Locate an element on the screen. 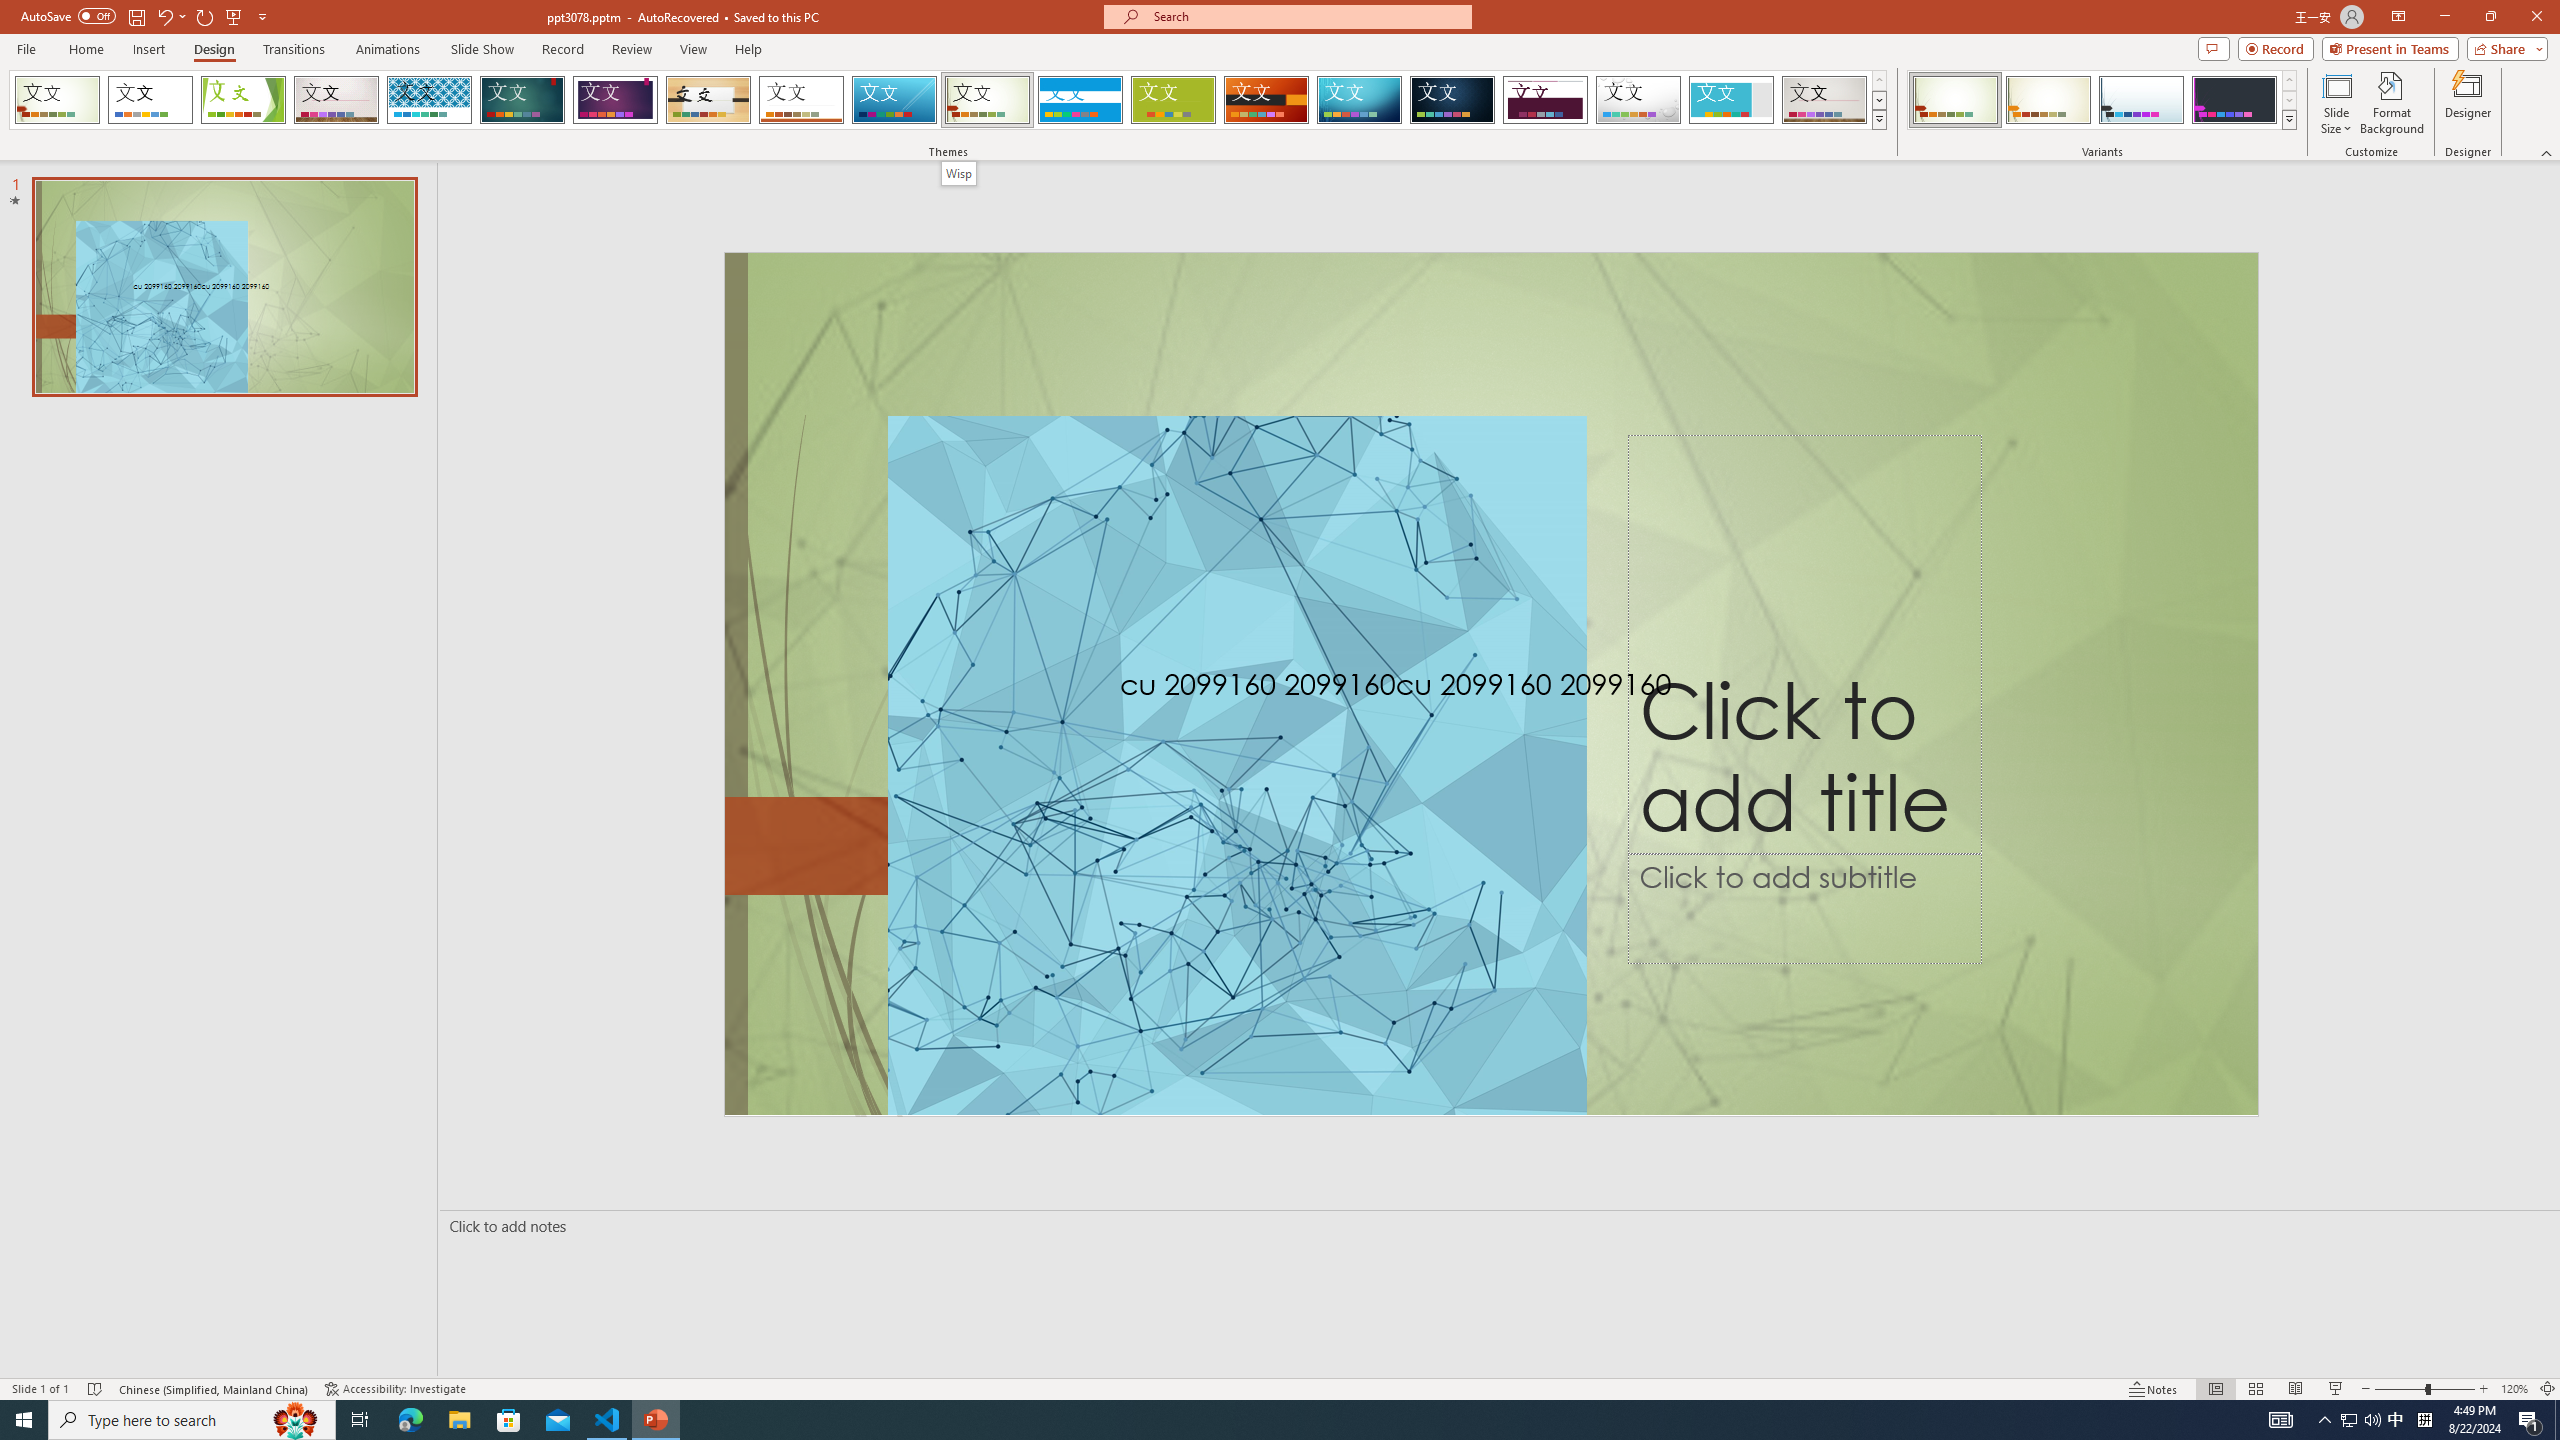  'Ion Loading Preview...' is located at coordinates (521, 99).